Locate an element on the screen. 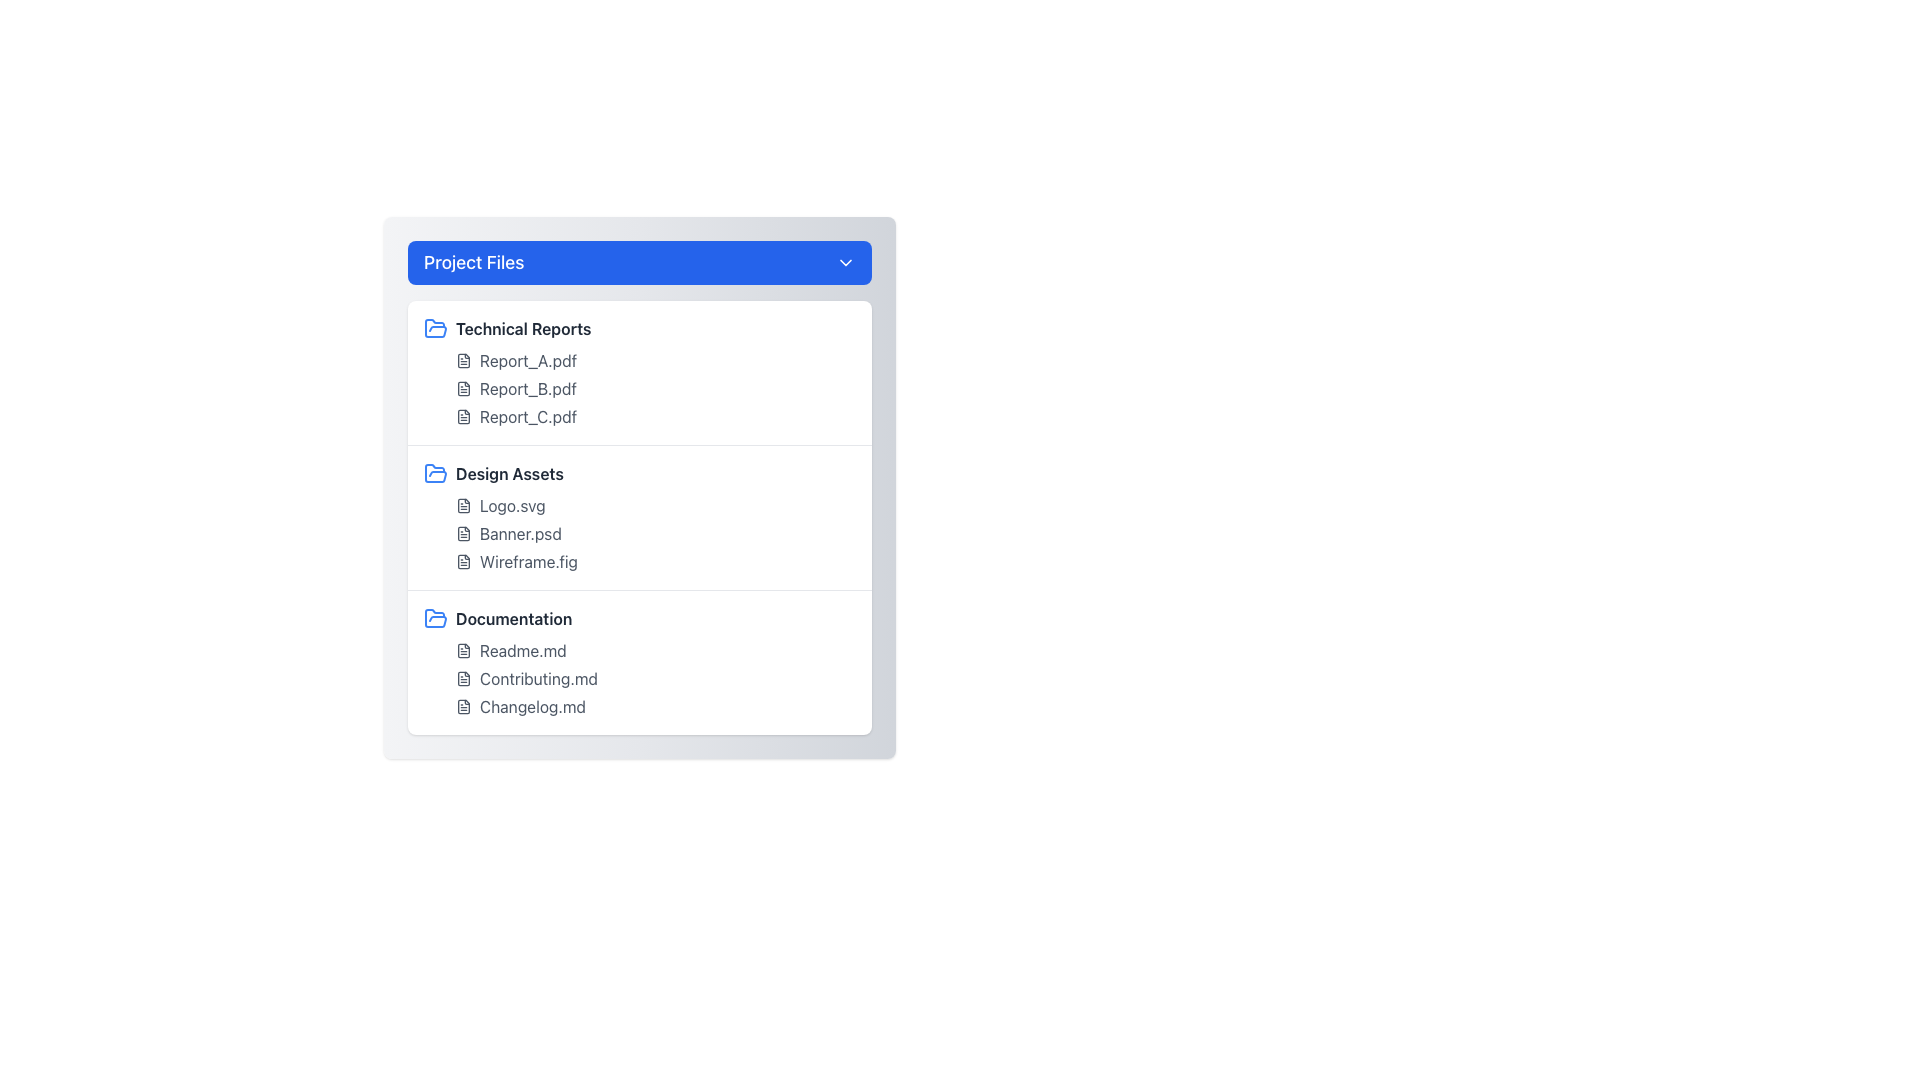  the file icon represented by the primary rectangle in the 'Wireframe.fig' row under the 'Design Assets' section is located at coordinates (463, 562).